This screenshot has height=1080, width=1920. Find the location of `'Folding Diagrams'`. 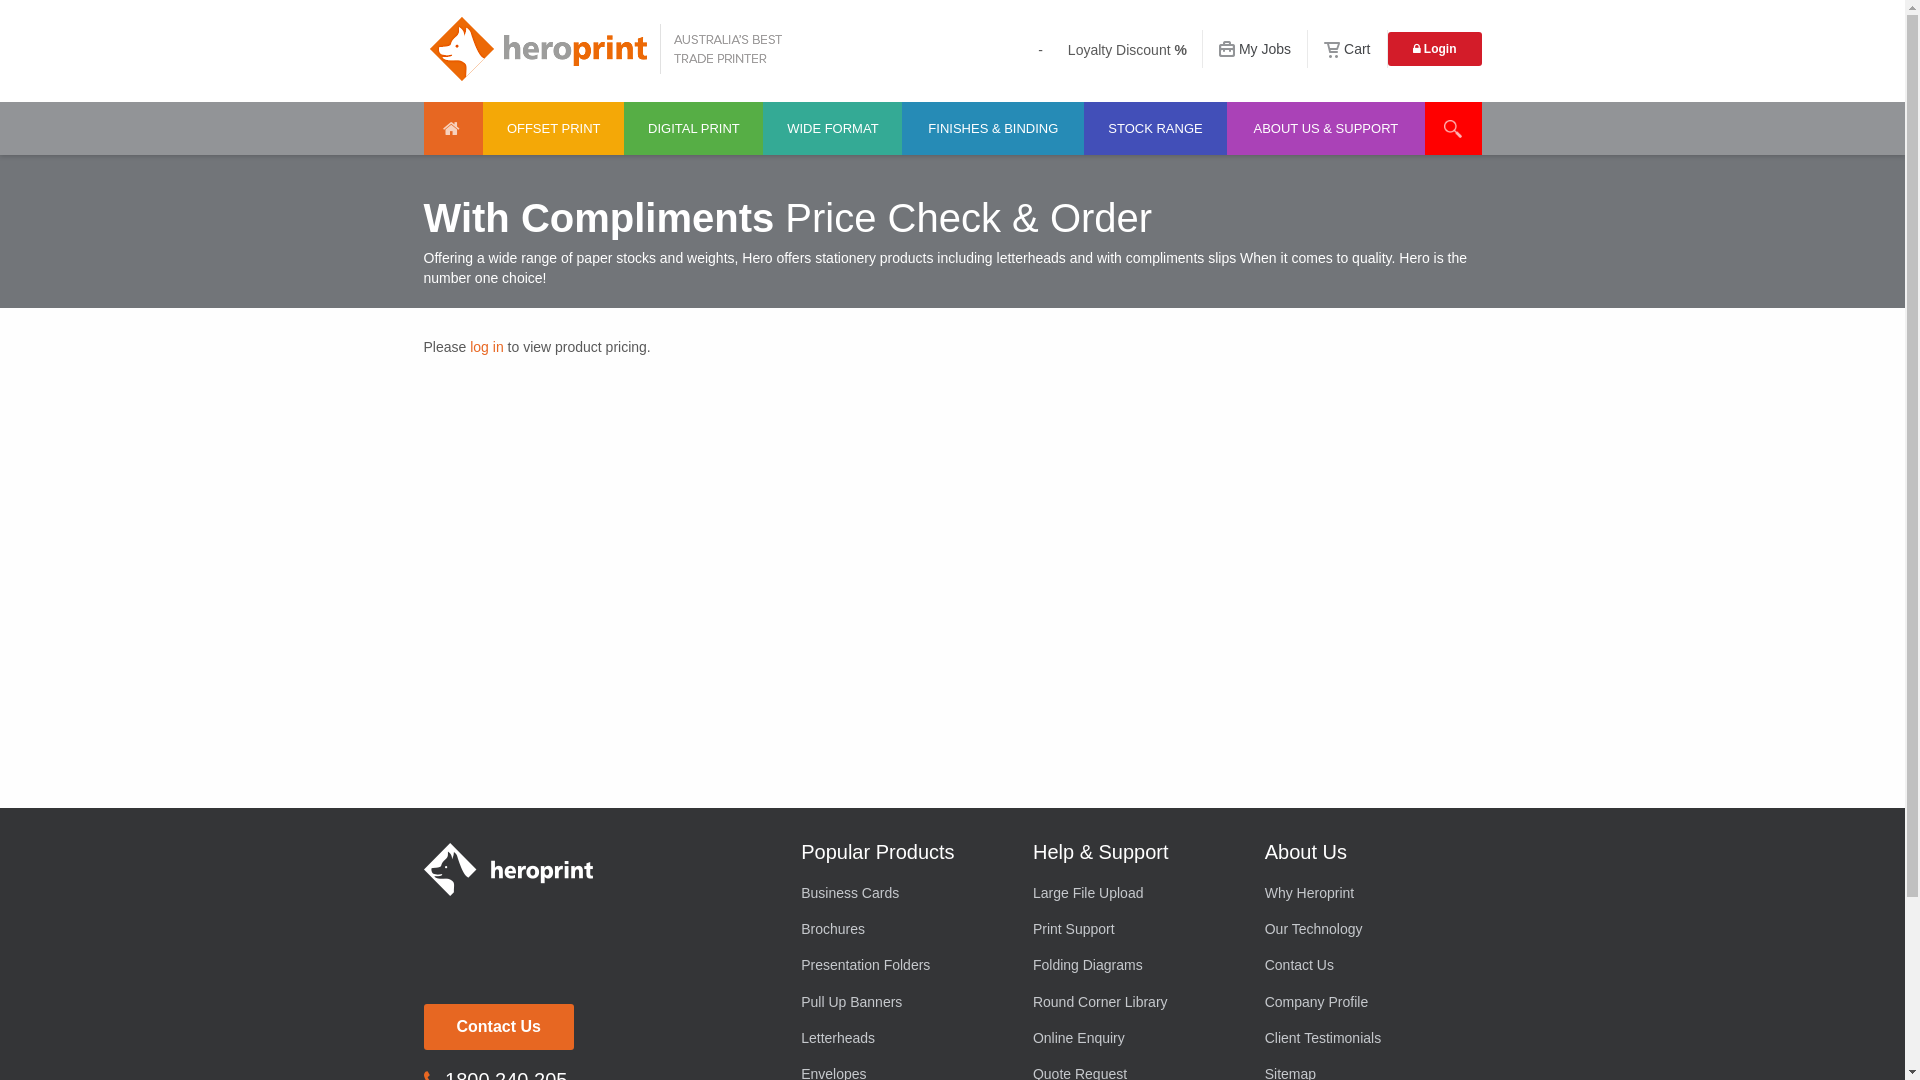

'Folding Diagrams' is located at coordinates (1133, 963).